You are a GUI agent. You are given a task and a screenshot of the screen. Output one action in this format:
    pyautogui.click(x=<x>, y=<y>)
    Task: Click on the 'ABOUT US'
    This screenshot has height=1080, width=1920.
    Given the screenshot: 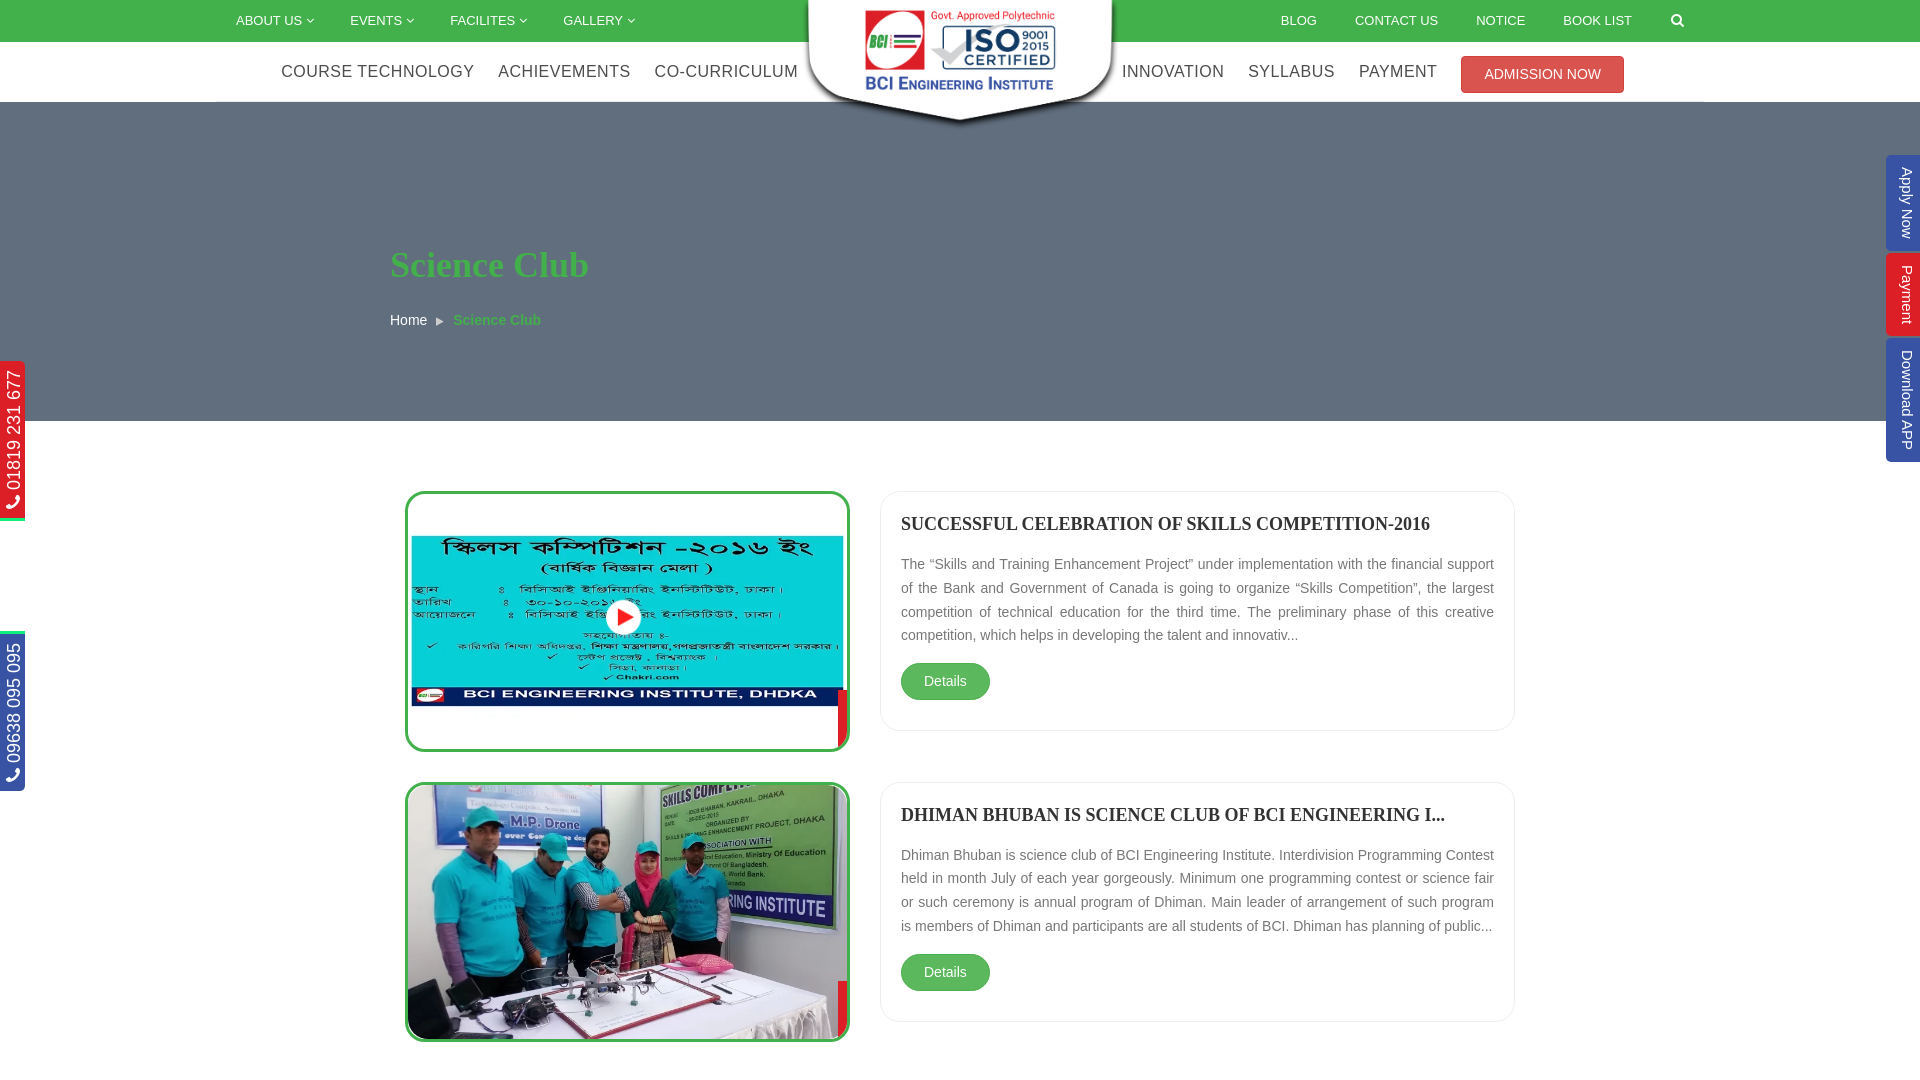 What is the action you would take?
    pyautogui.click(x=272, y=20)
    